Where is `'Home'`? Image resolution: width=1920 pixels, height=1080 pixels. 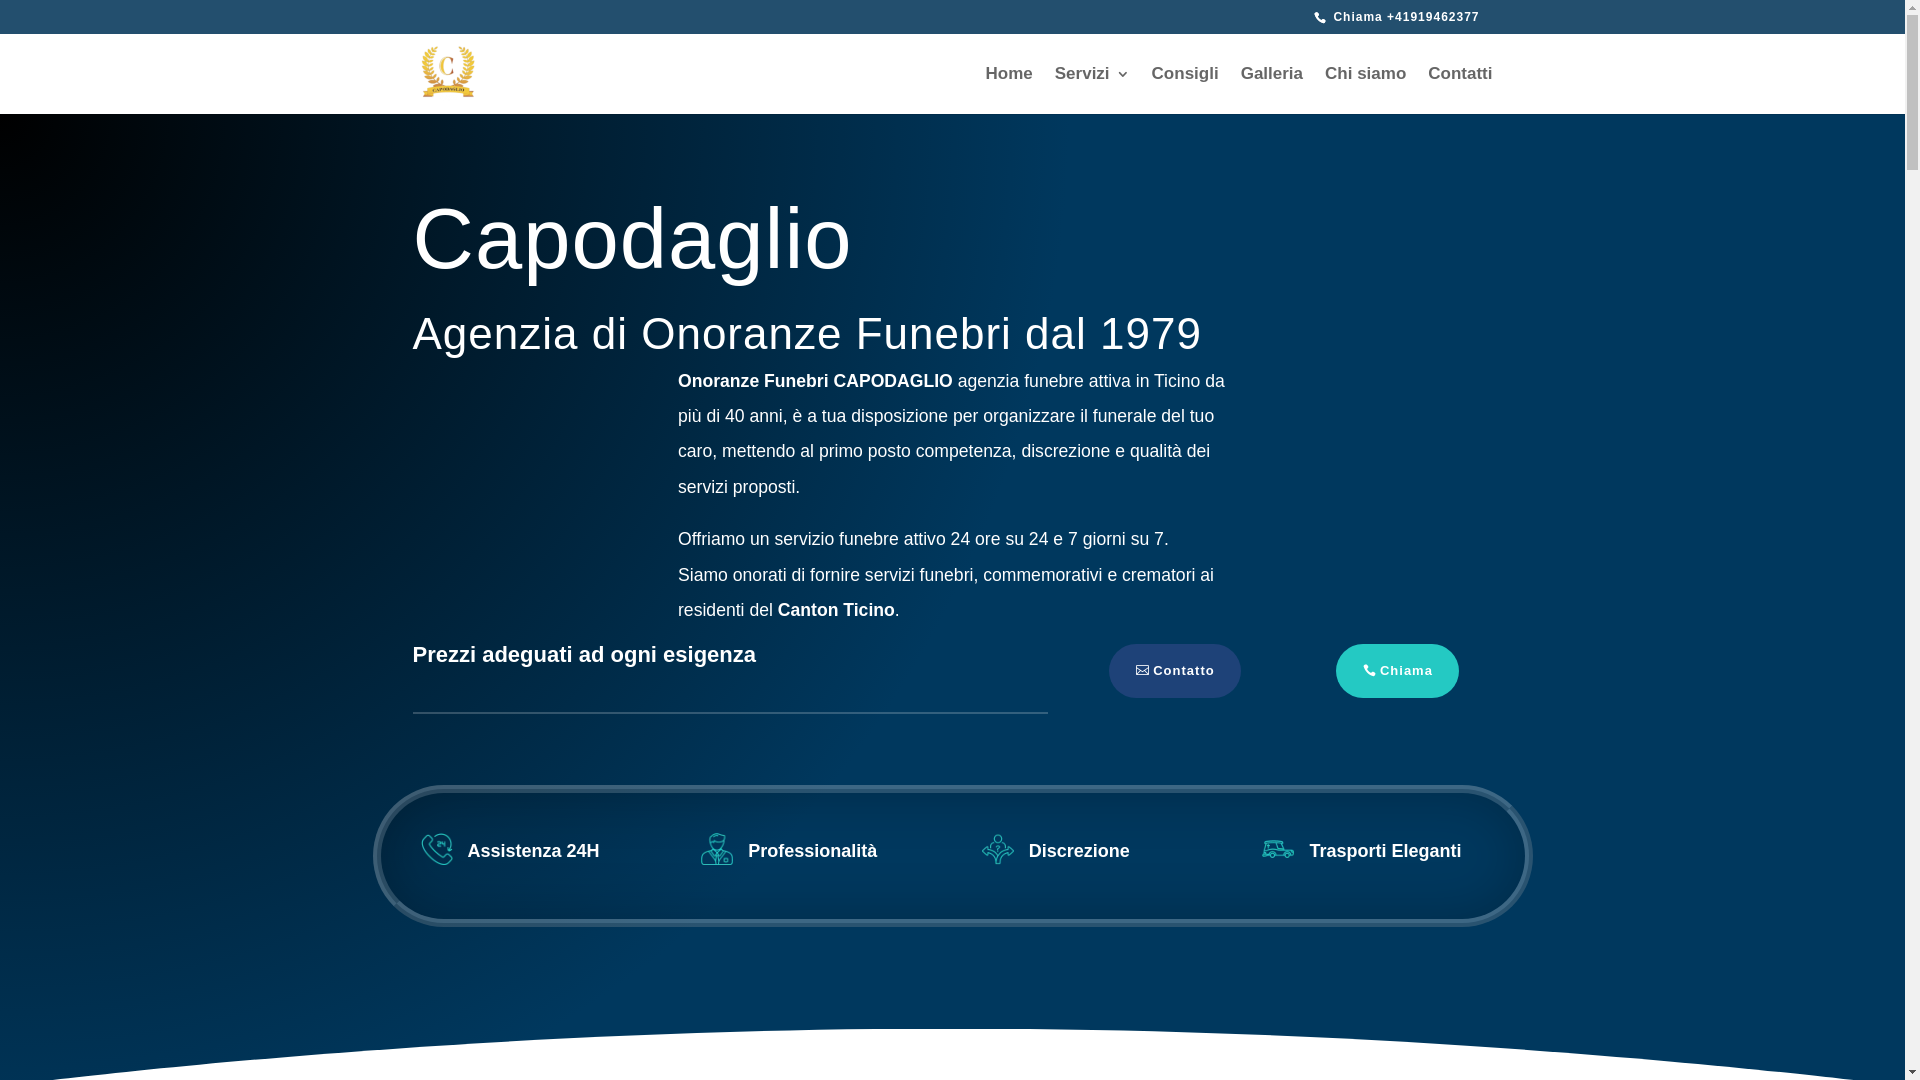 'Home' is located at coordinates (1009, 90).